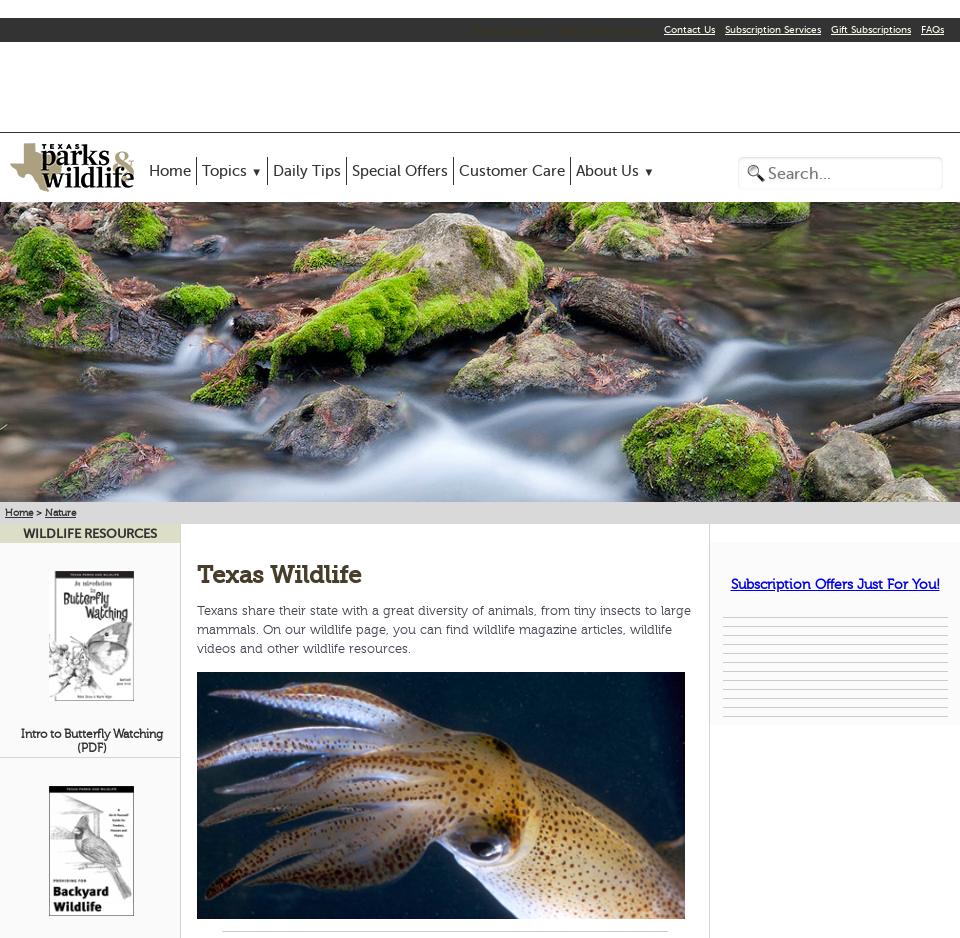 The image size is (960, 938). Describe the element at coordinates (689, 29) in the screenshot. I see `'Contact Us'` at that location.